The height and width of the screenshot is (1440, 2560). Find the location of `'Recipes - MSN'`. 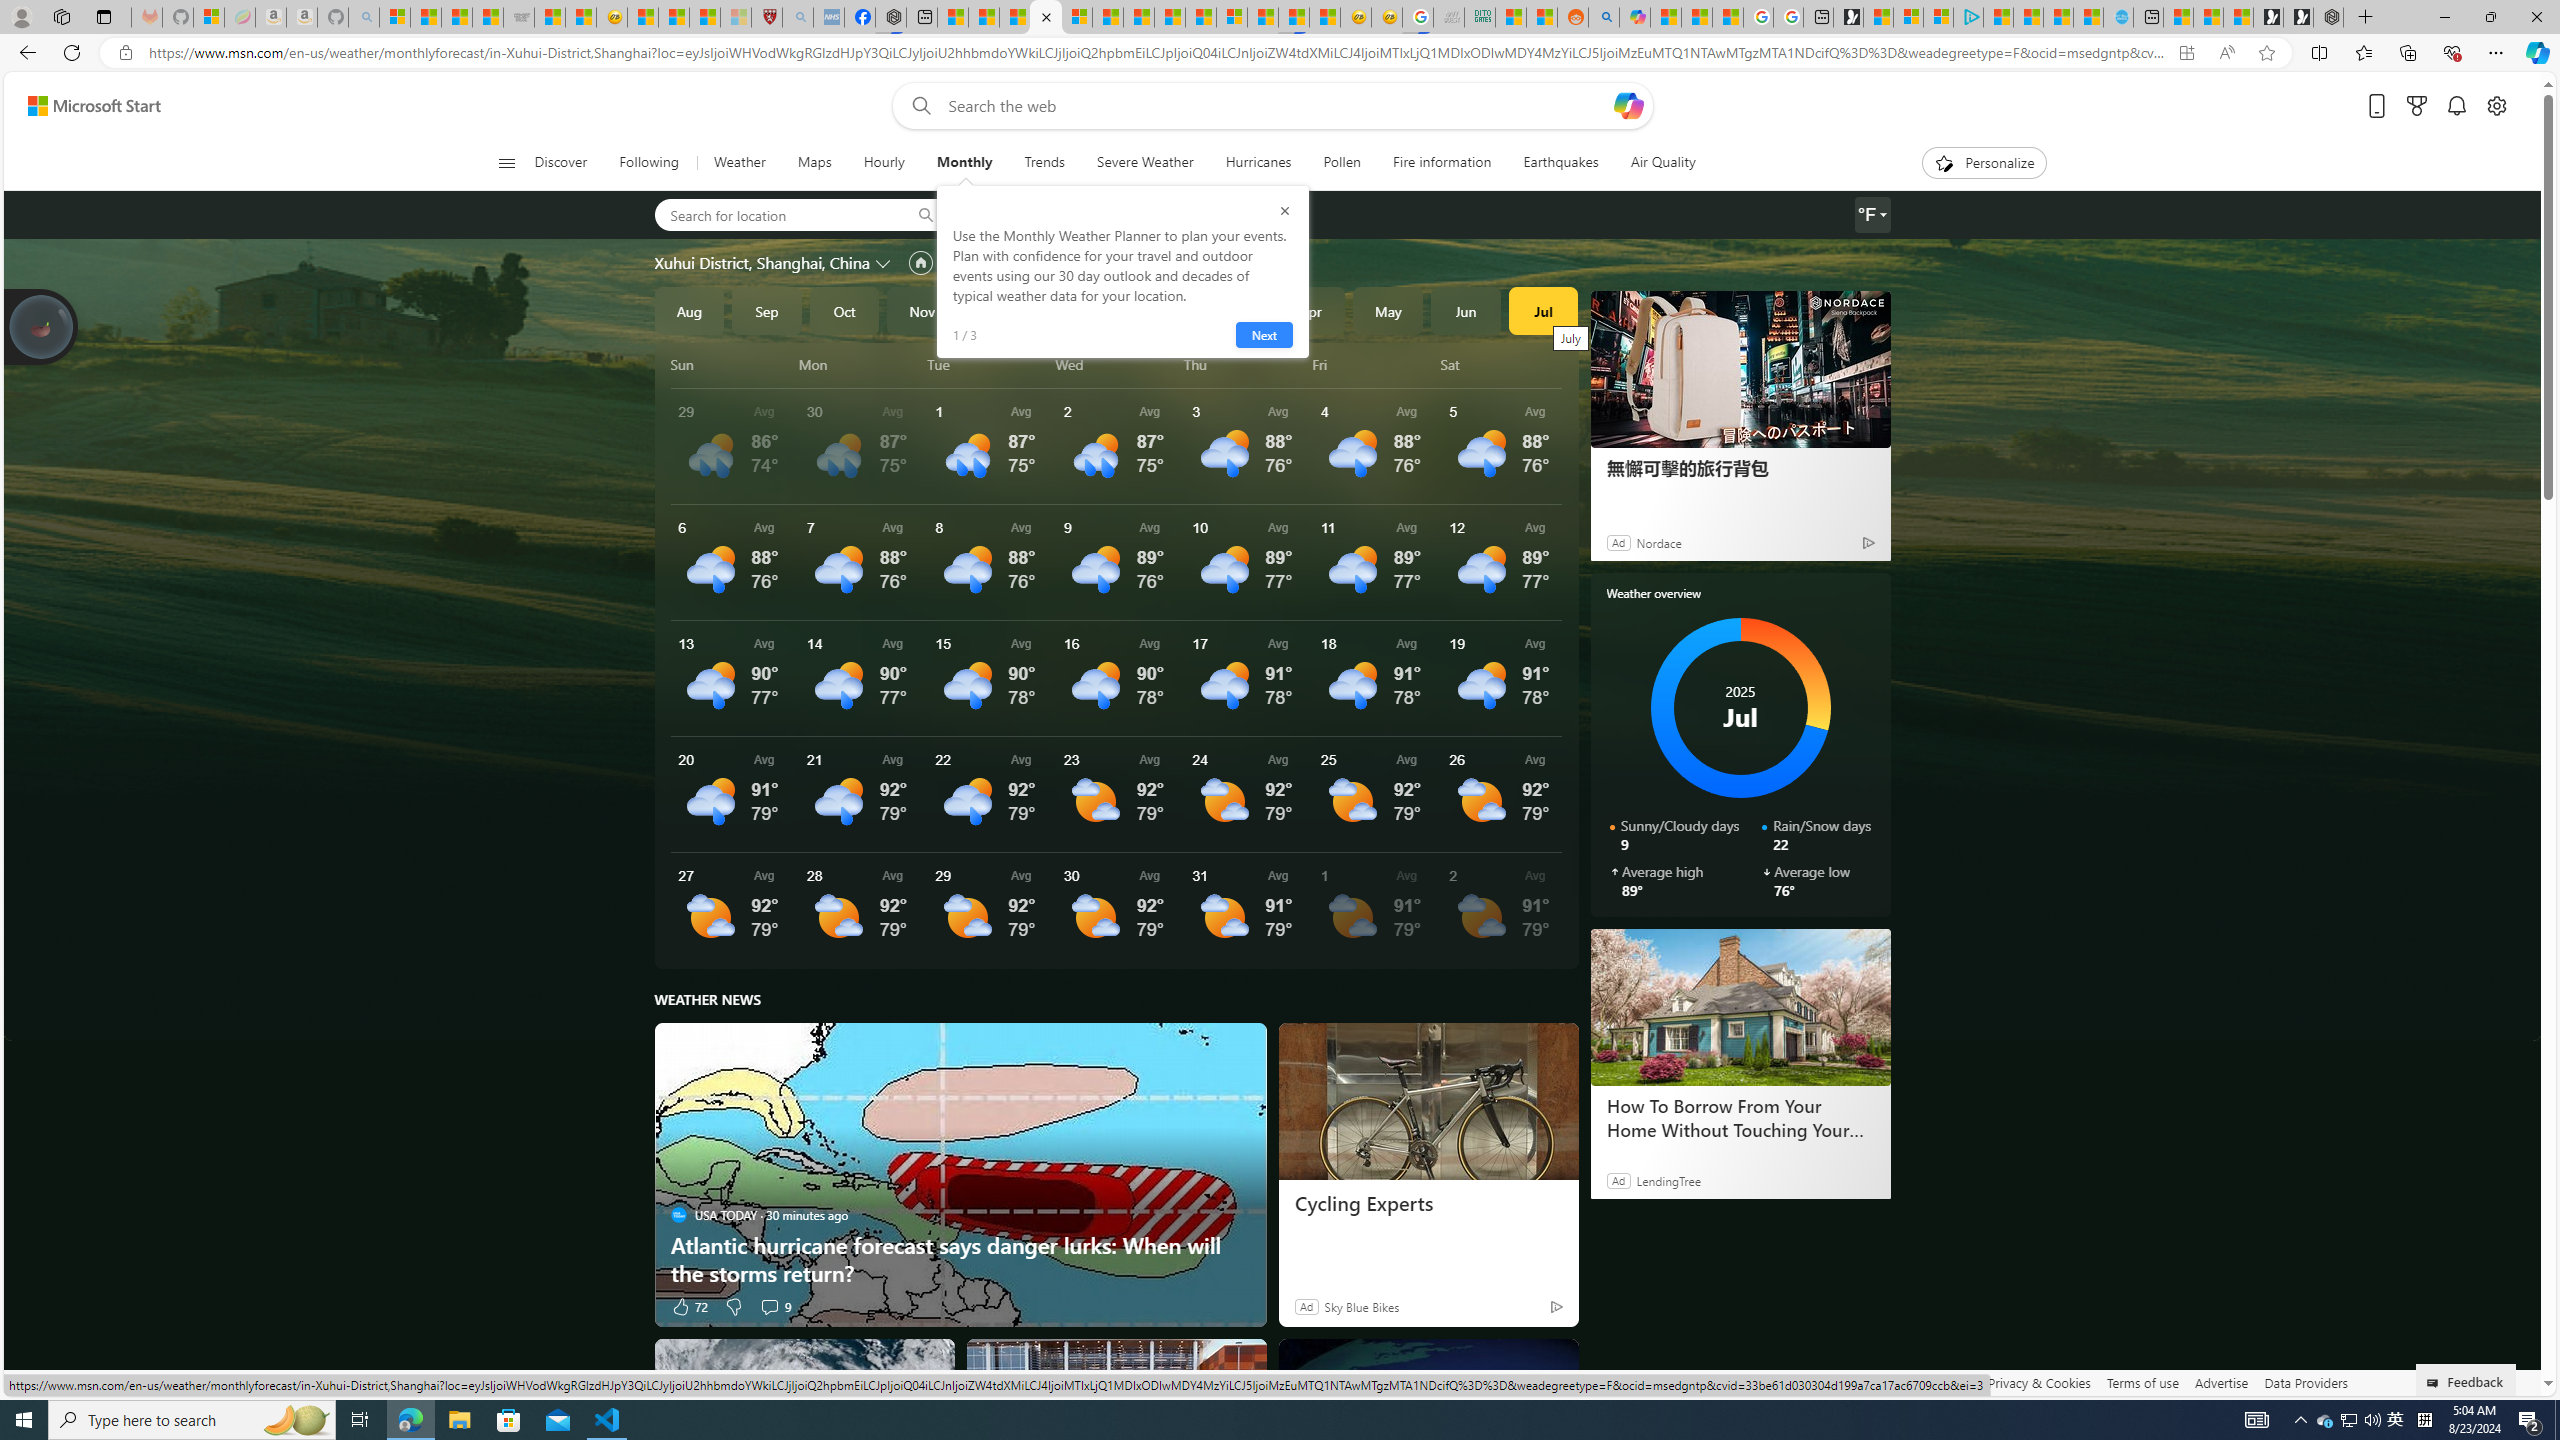

'Recipes - MSN' is located at coordinates (643, 16).